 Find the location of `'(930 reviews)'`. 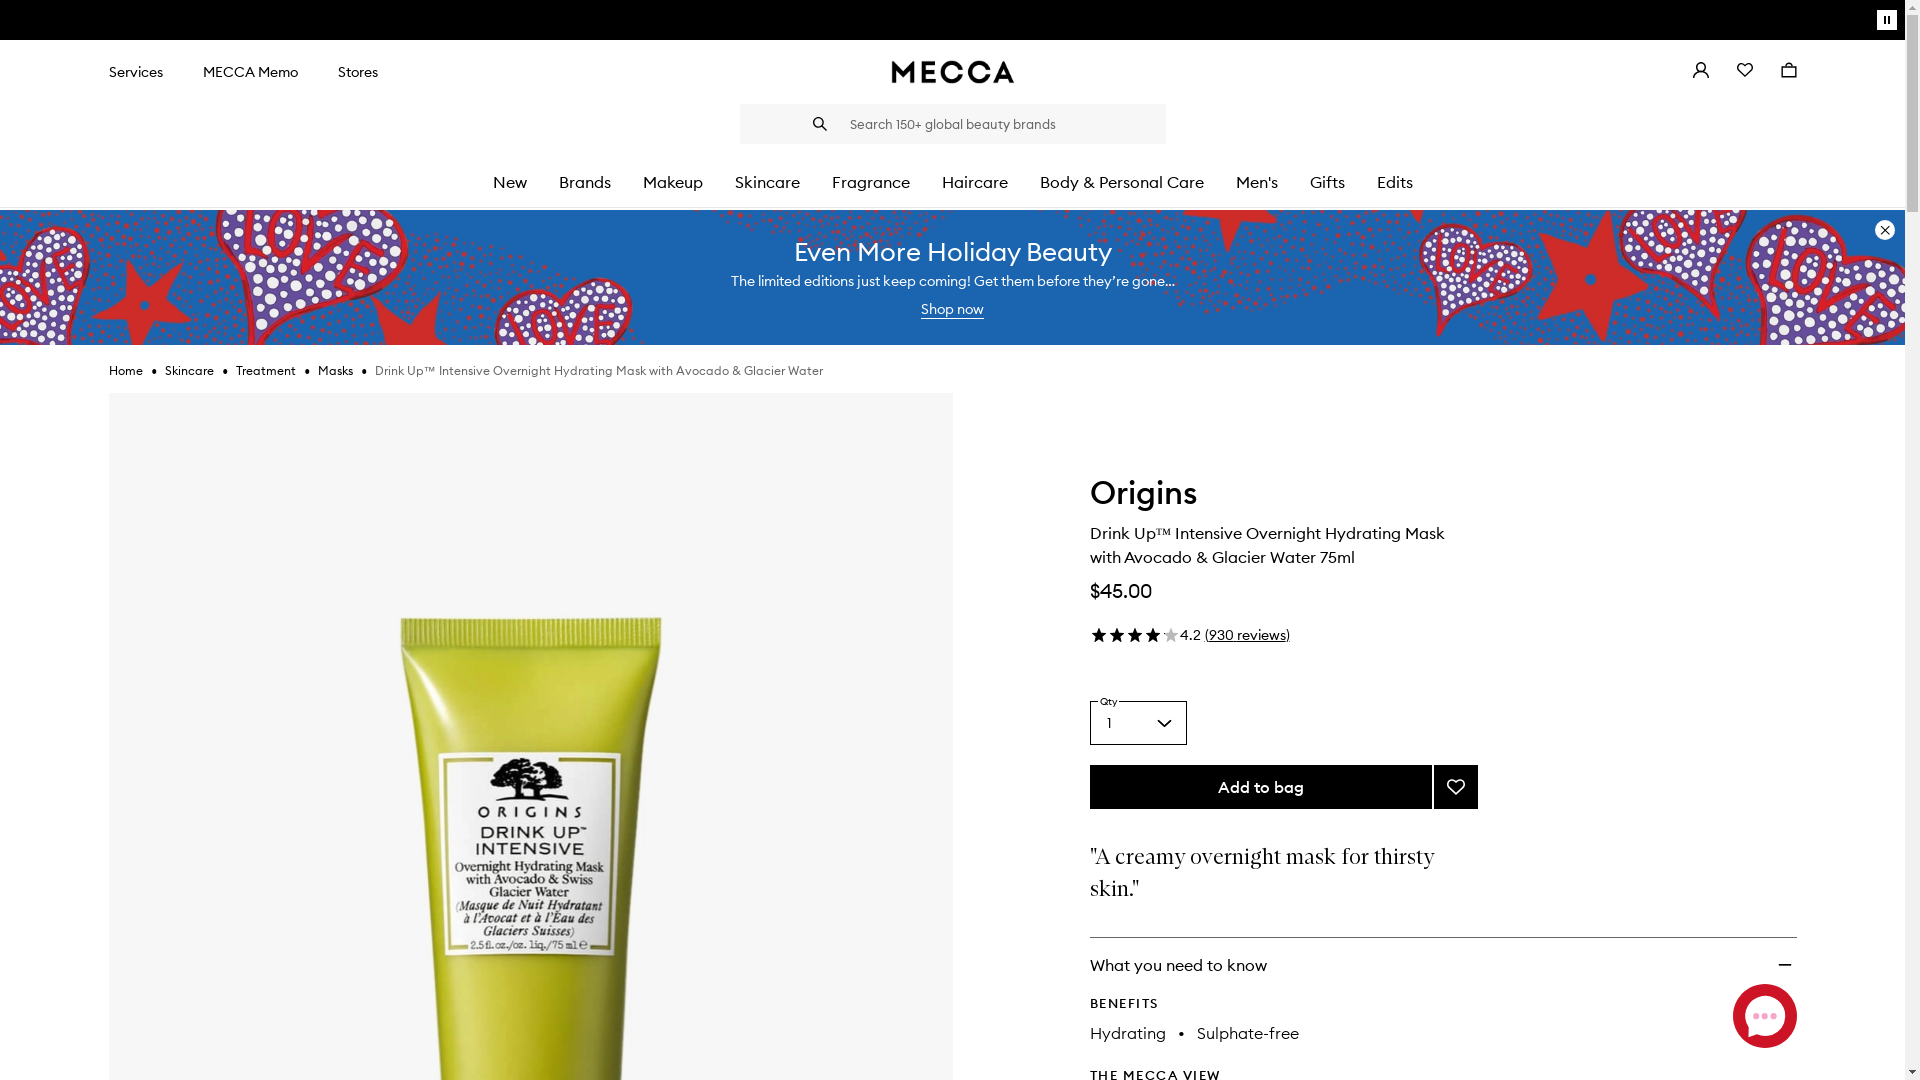

'(930 reviews)' is located at coordinates (1245, 635).